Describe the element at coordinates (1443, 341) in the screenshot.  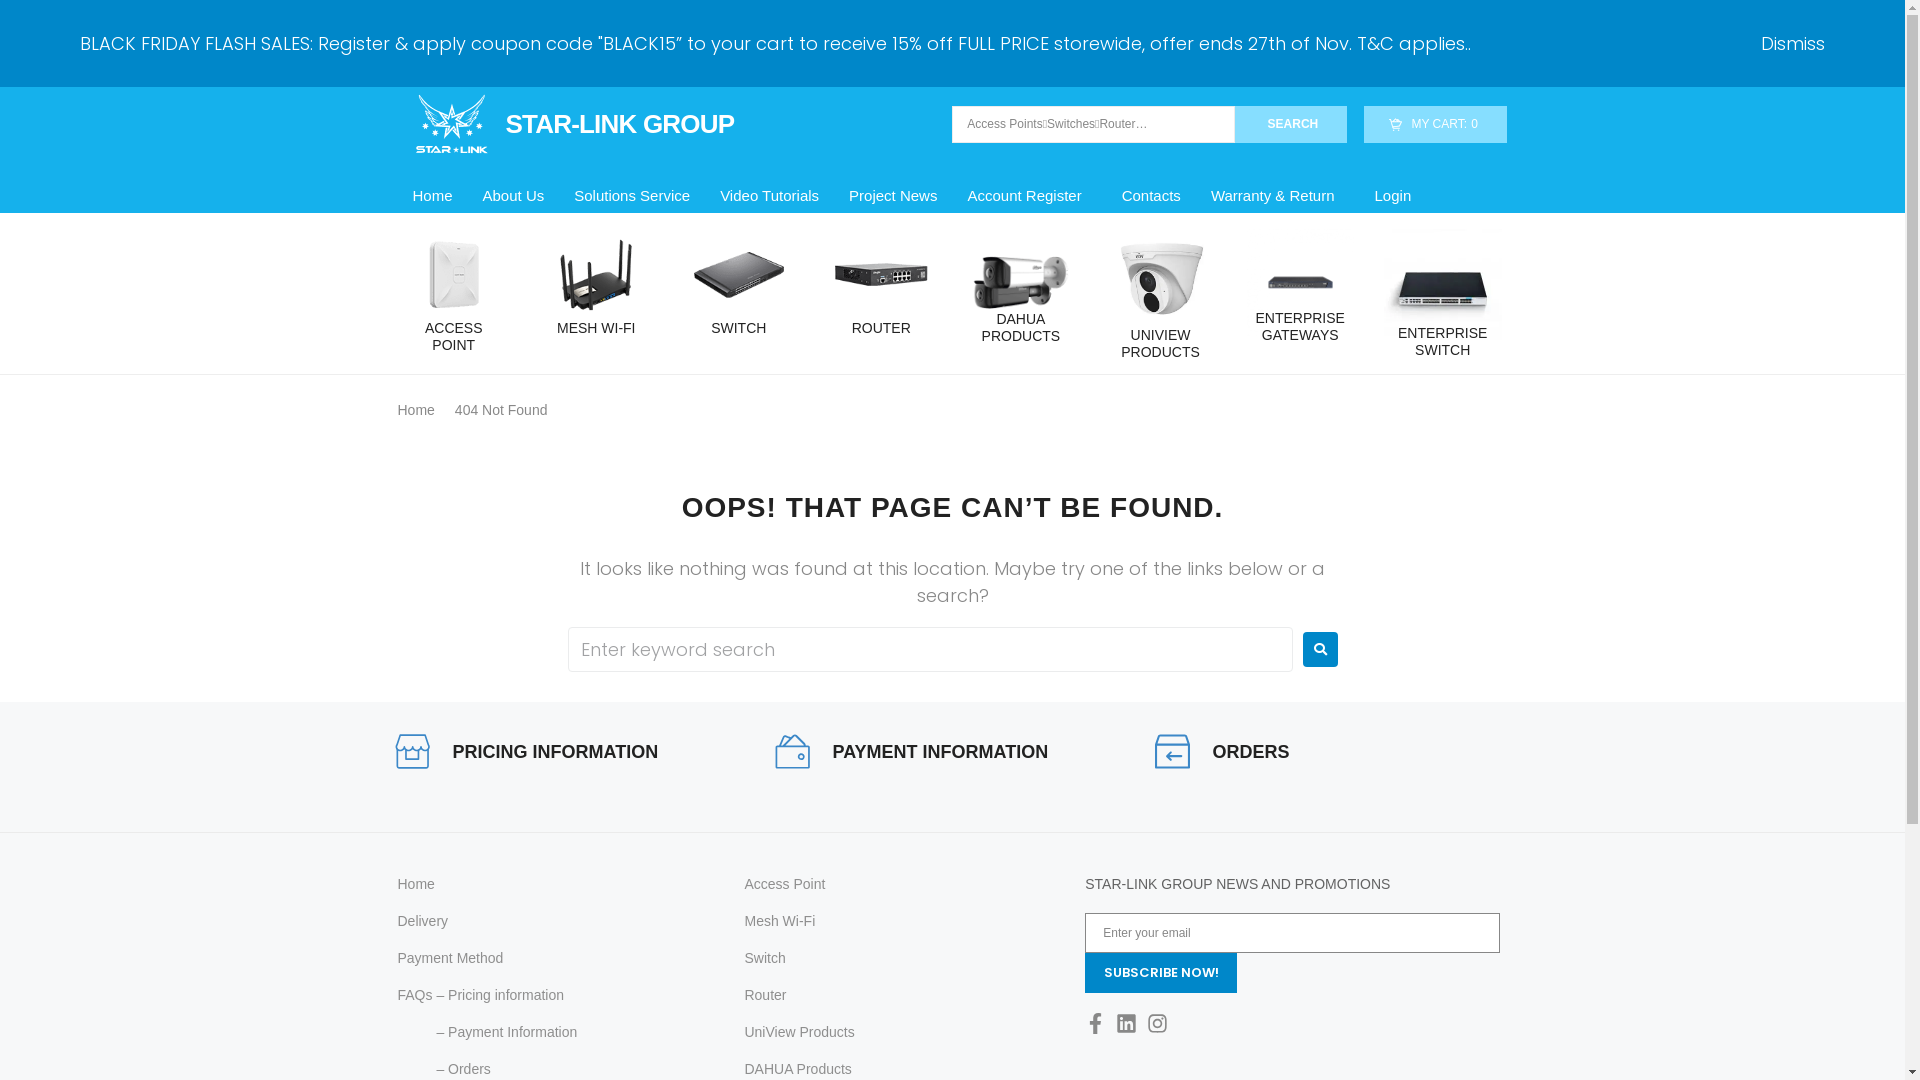
I see `'ENTERPRISE SWITCH'` at that location.